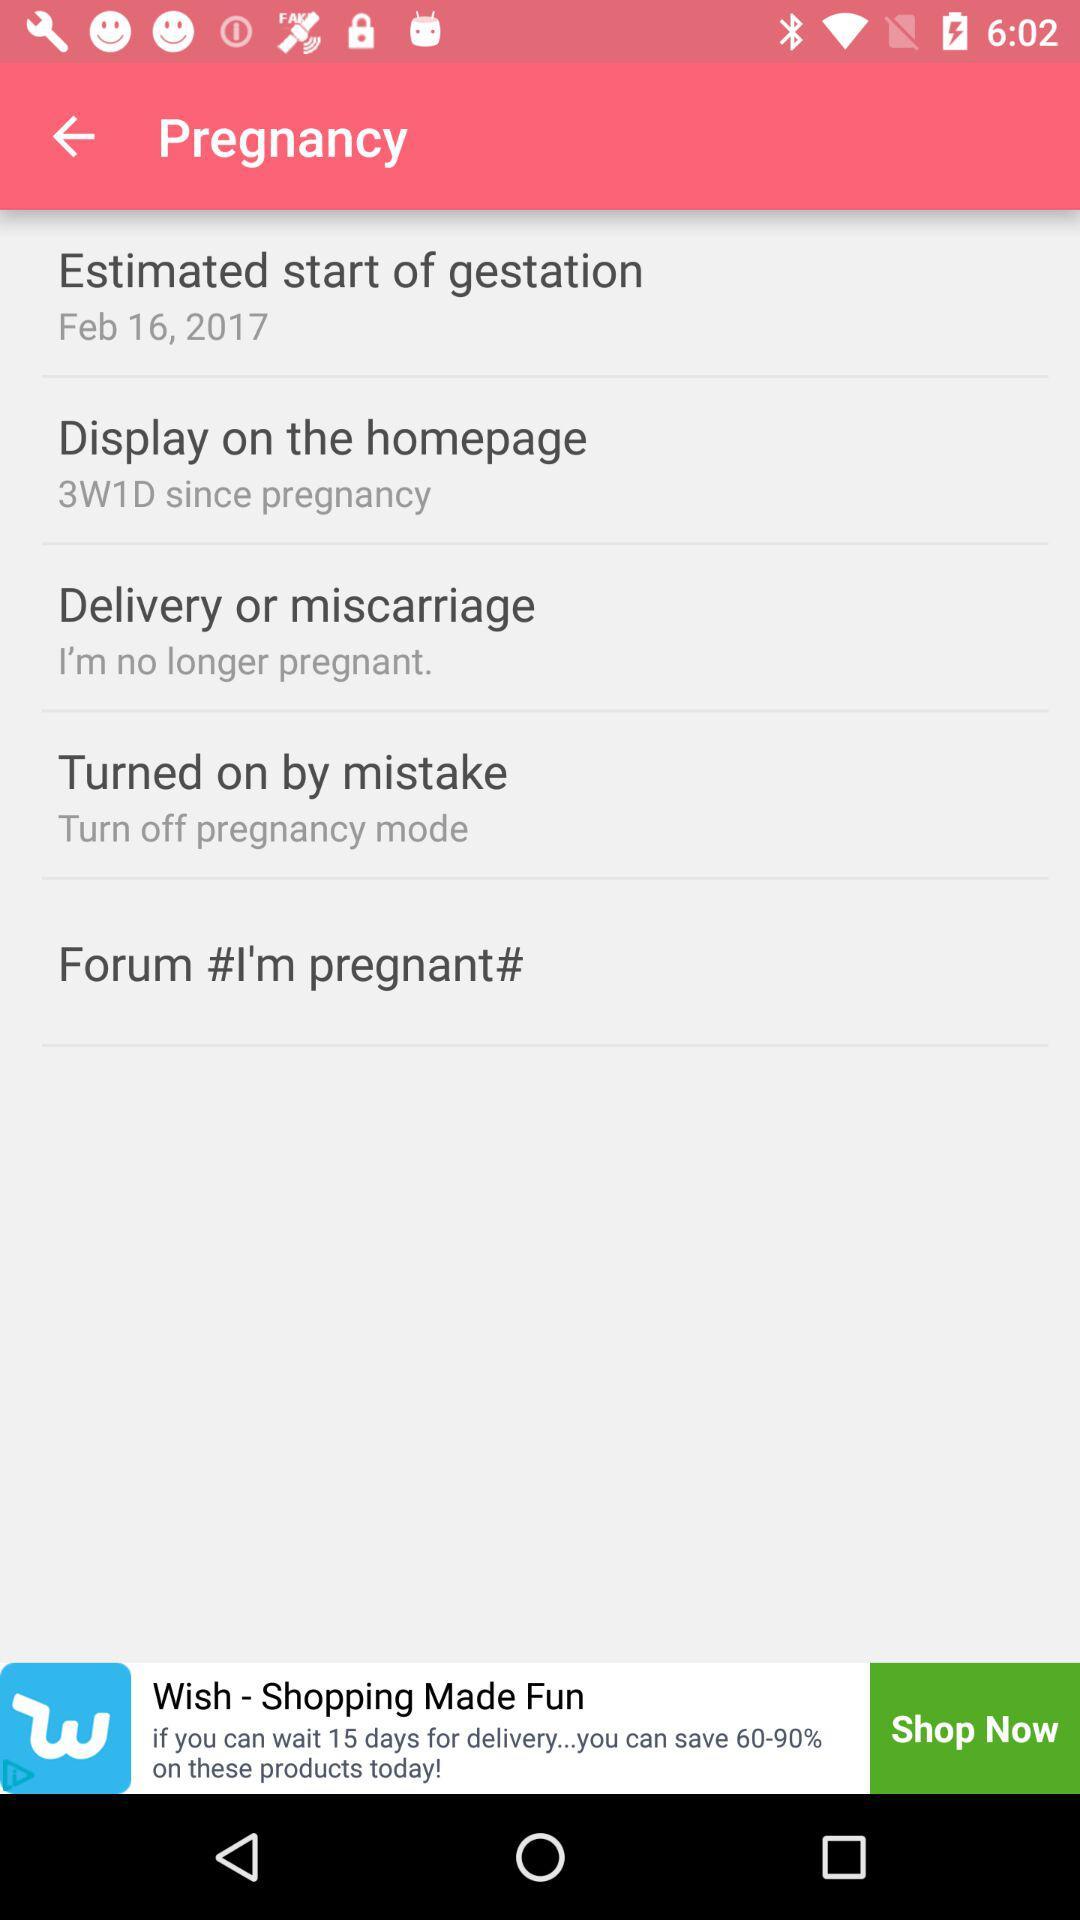 The height and width of the screenshot is (1920, 1080). I want to click on the shop now at the bottom right corner, so click(974, 1727).